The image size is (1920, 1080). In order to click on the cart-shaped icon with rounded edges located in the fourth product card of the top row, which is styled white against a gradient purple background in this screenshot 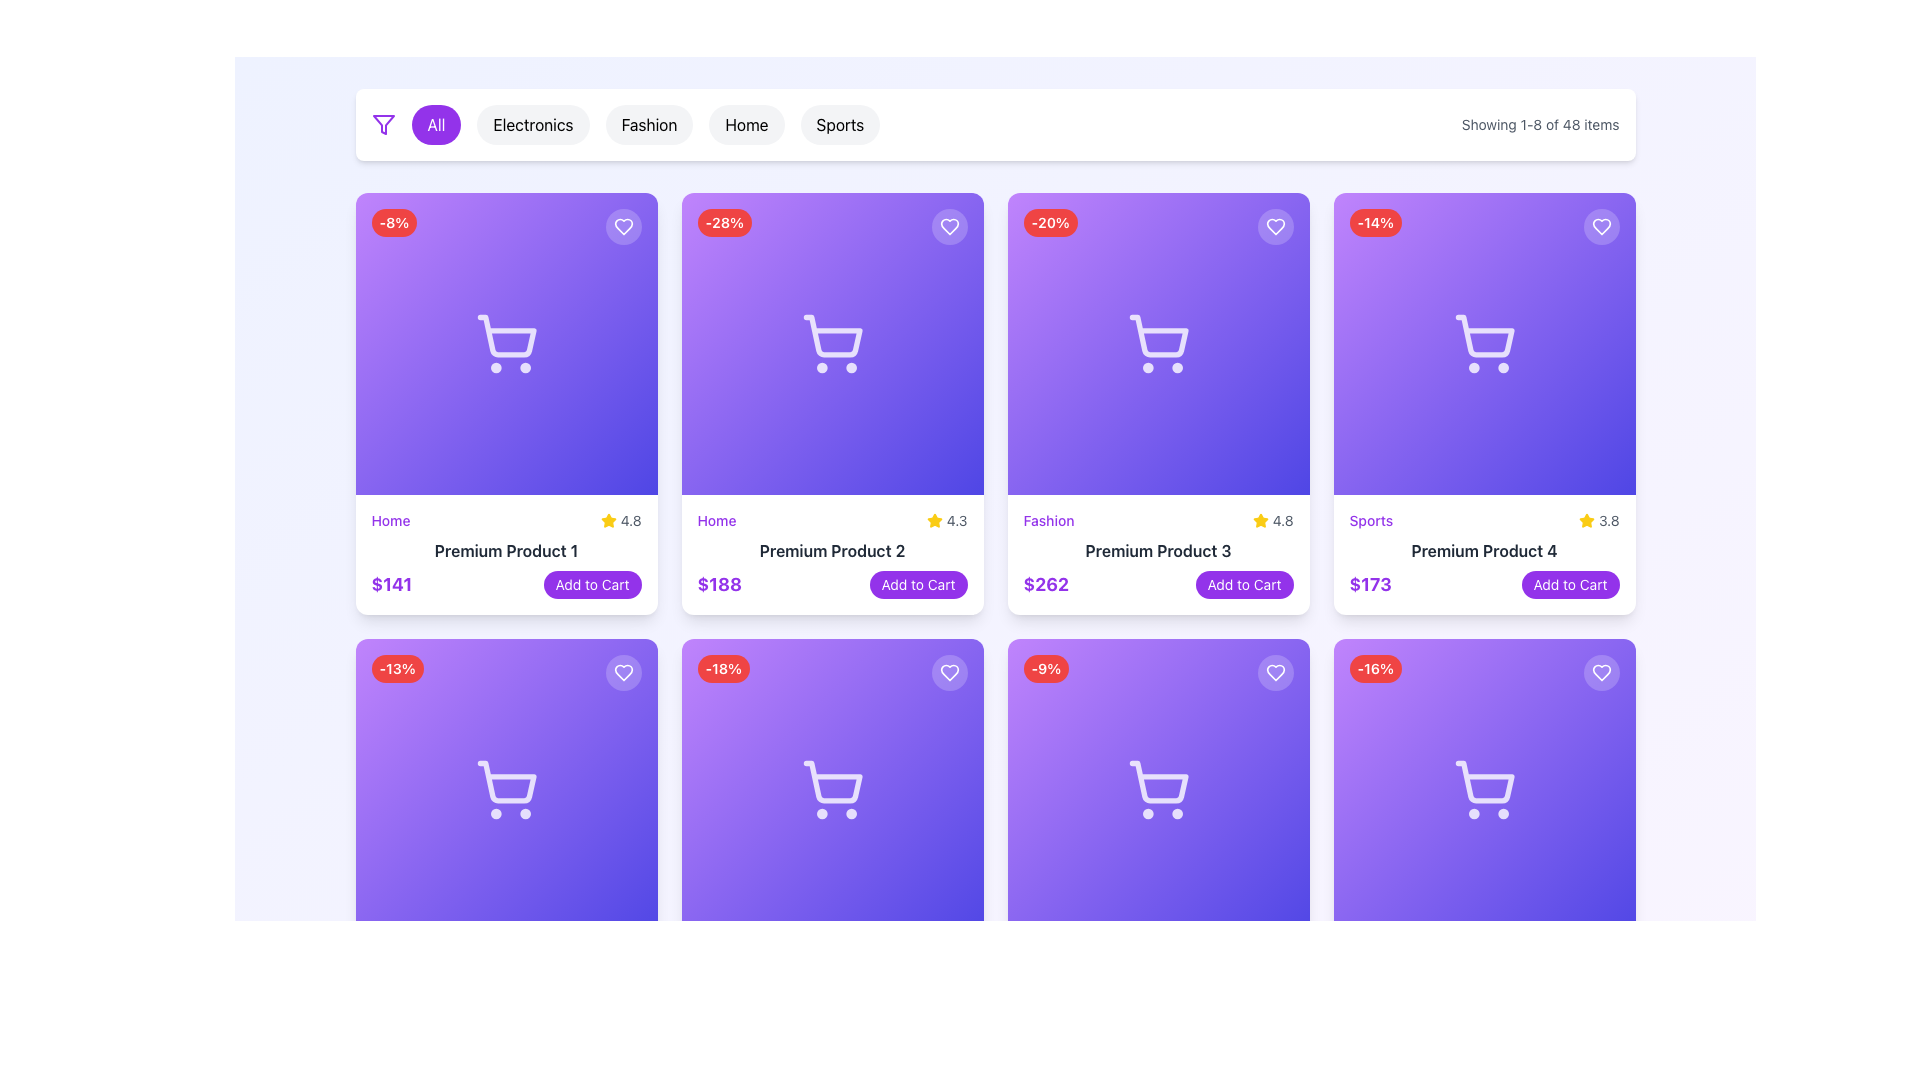, I will do `click(1484, 335)`.